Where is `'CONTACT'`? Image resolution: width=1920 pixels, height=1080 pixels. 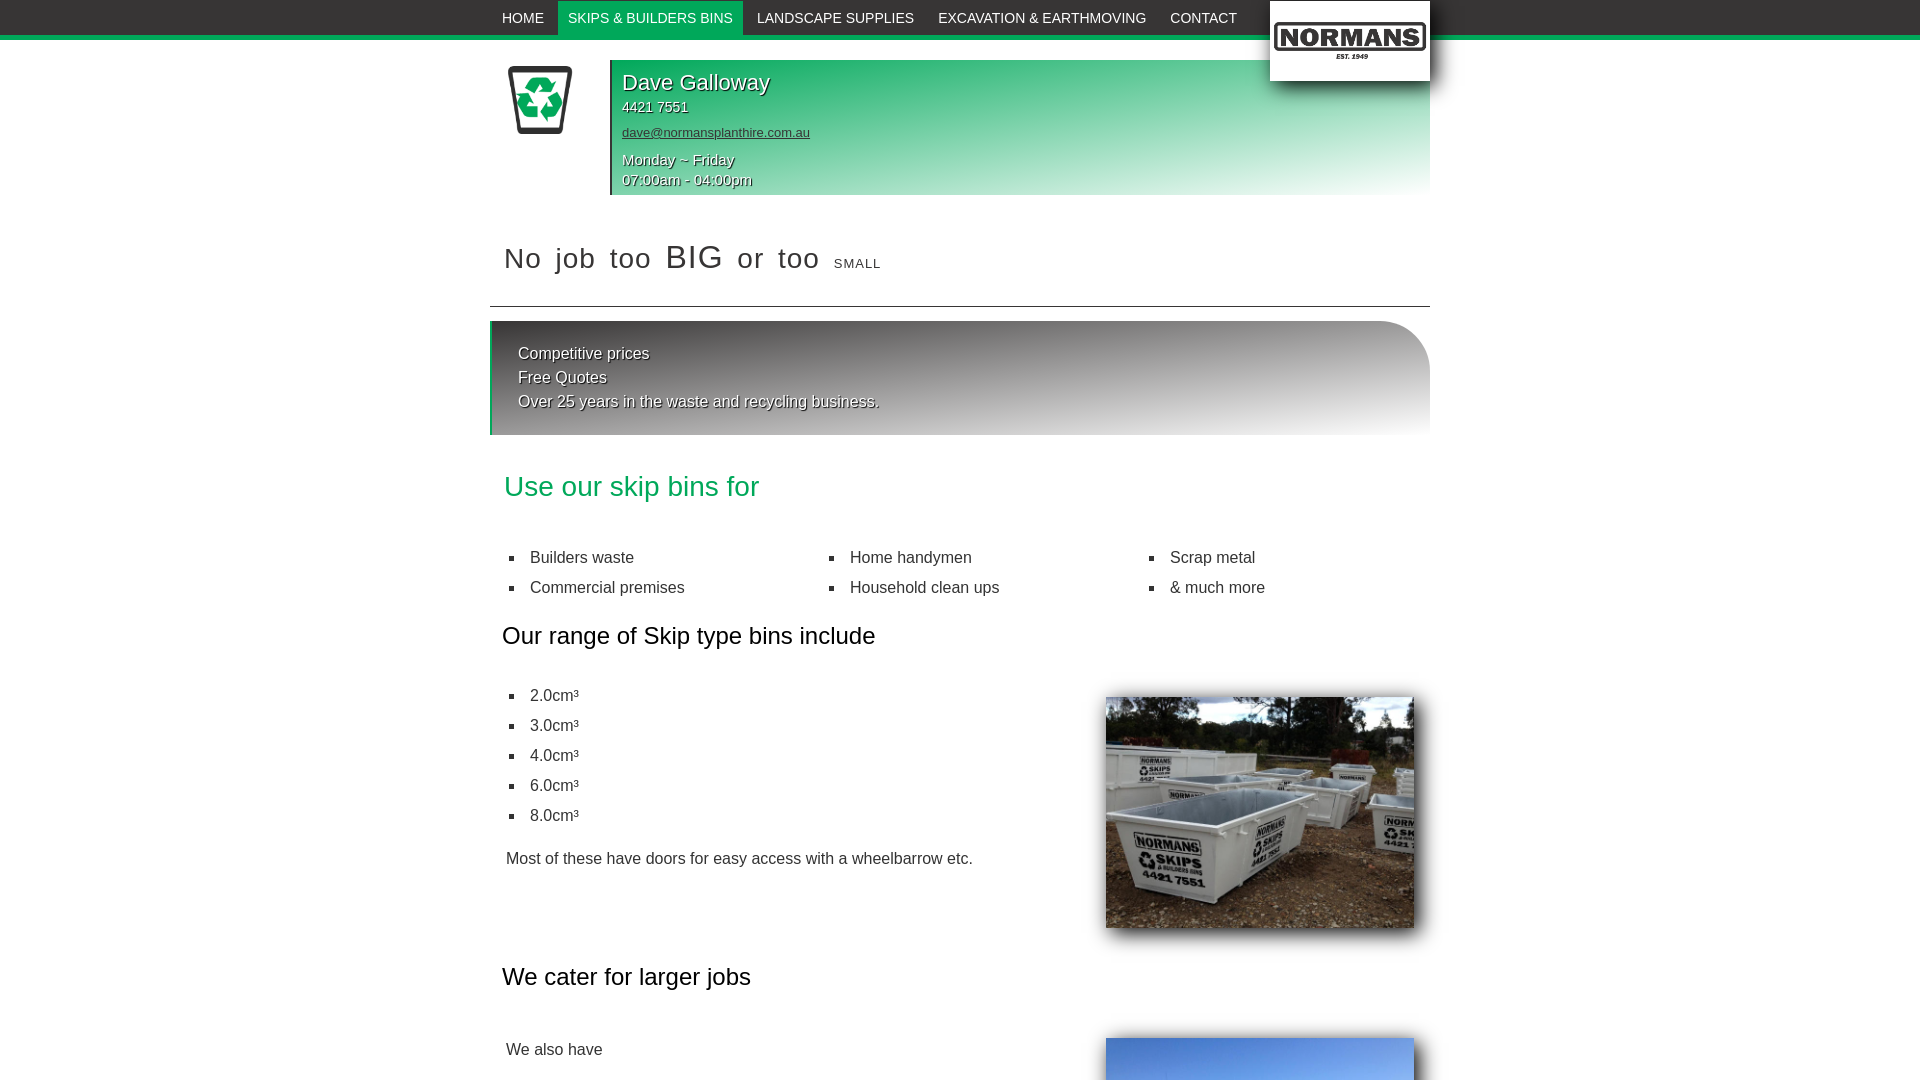 'CONTACT' is located at coordinates (1202, 18).